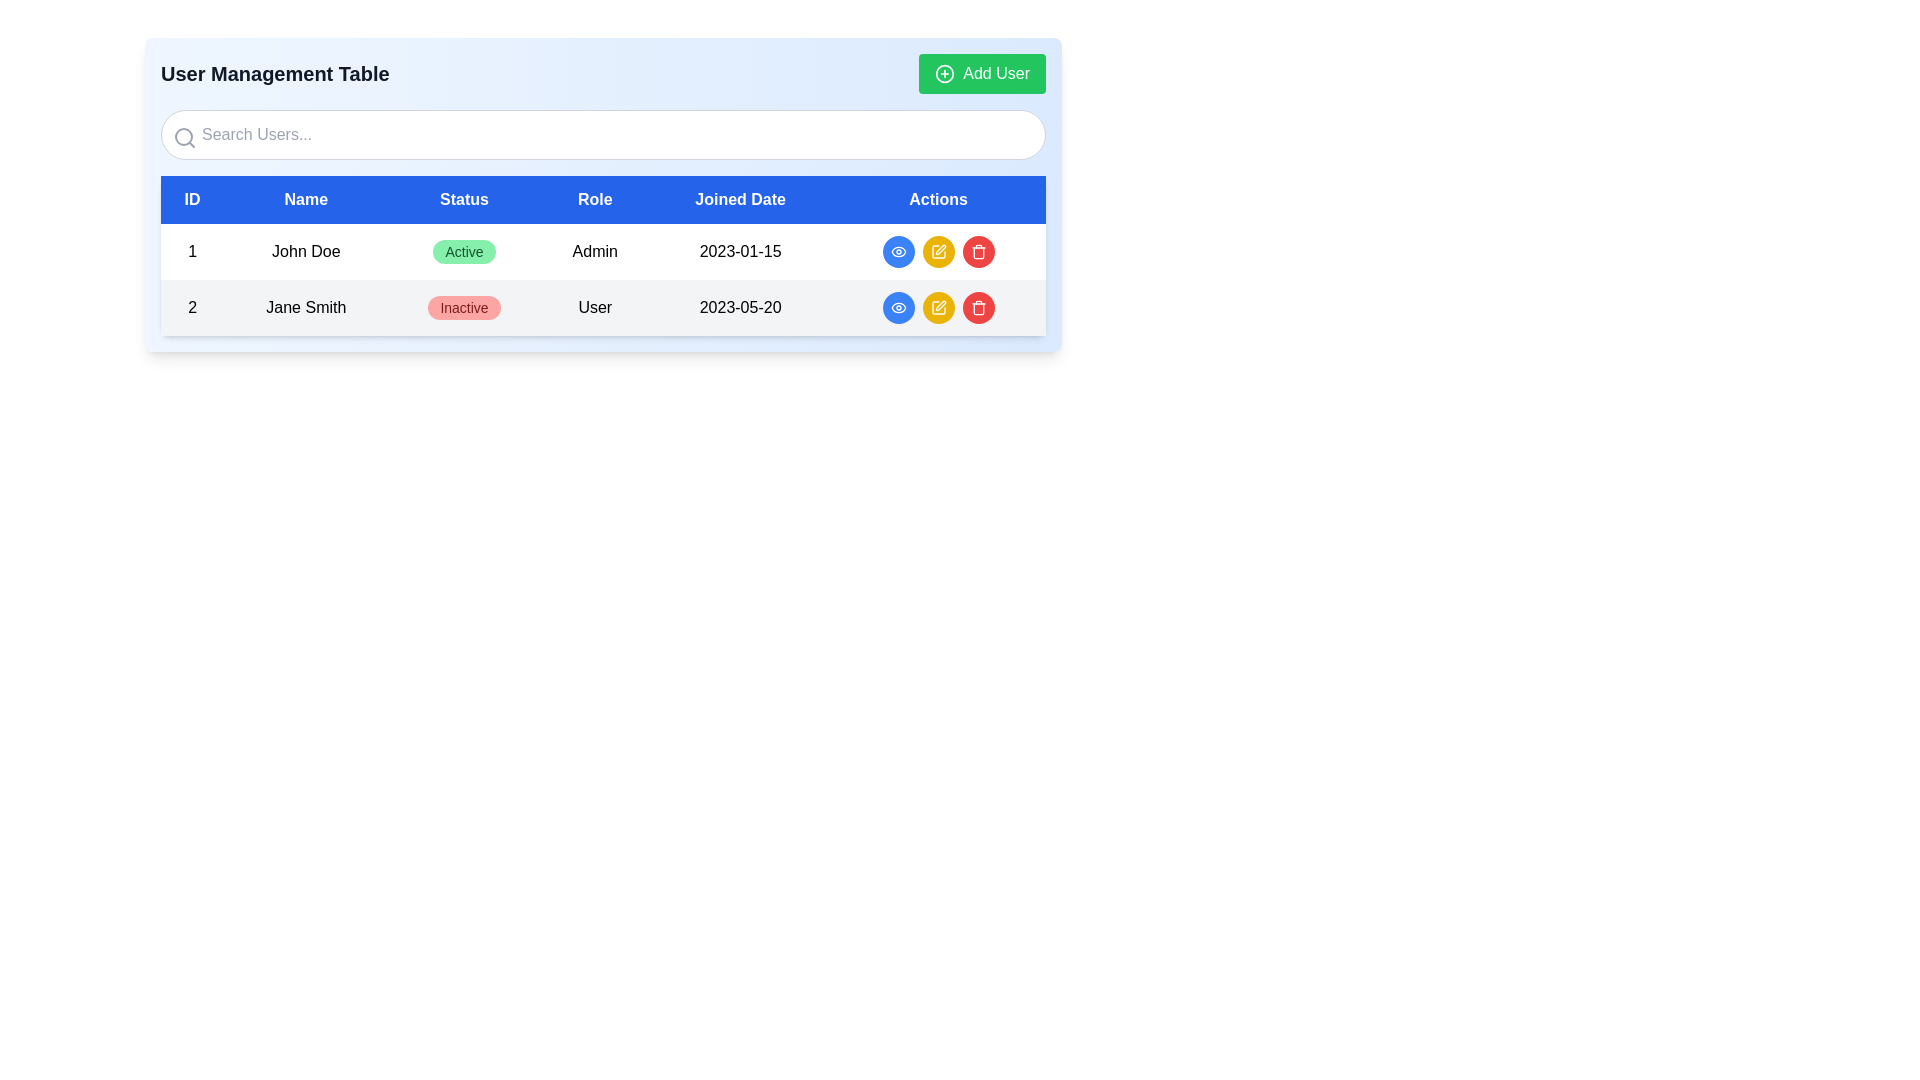 The width and height of the screenshot is (1920, 1080). What do you see at coordinates (594, 200) in the screenshot?
I see `the text label that denotes the column header for user role information in the table, which is centrally located between the 'Status' and 'Joined Date' columns` at bounding box center [594, 200].